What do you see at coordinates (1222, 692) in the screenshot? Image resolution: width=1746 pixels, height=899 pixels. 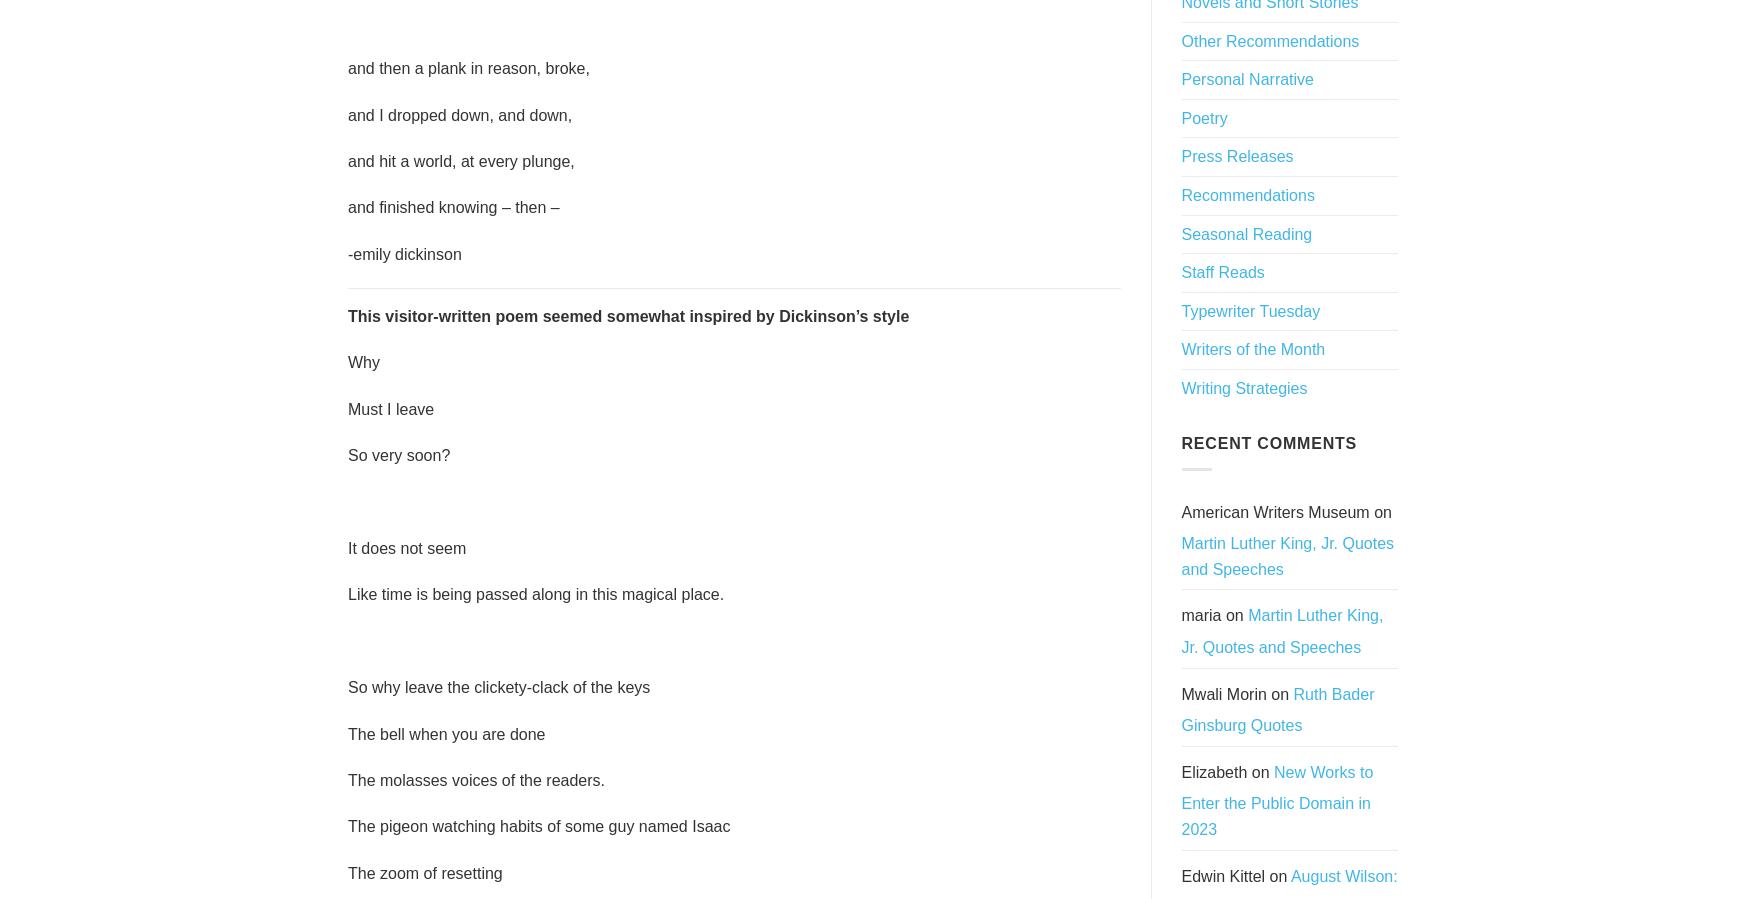 I see `'Mwali Morin'` at bounding box center [1222, 692].